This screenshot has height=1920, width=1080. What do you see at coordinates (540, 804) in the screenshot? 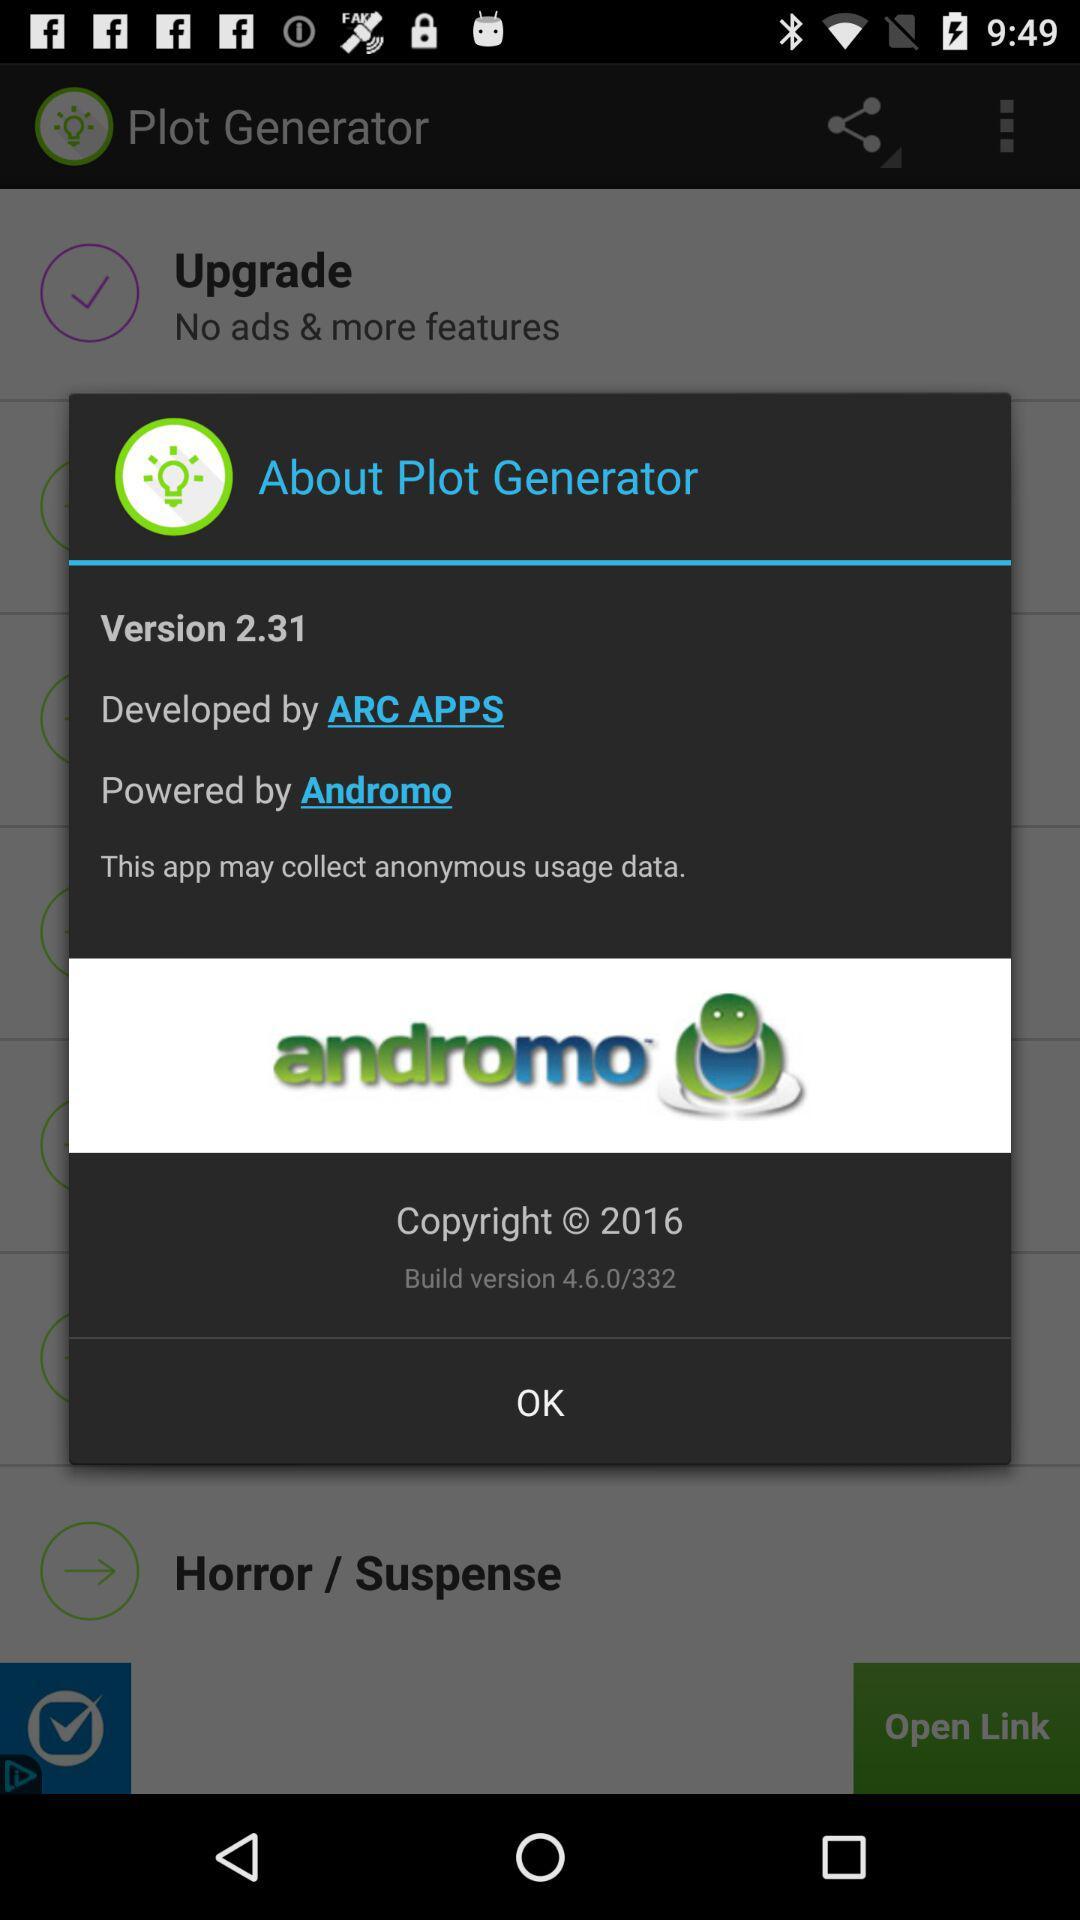
I see `the powered by andromo icon` at bounding box center [540, 804].